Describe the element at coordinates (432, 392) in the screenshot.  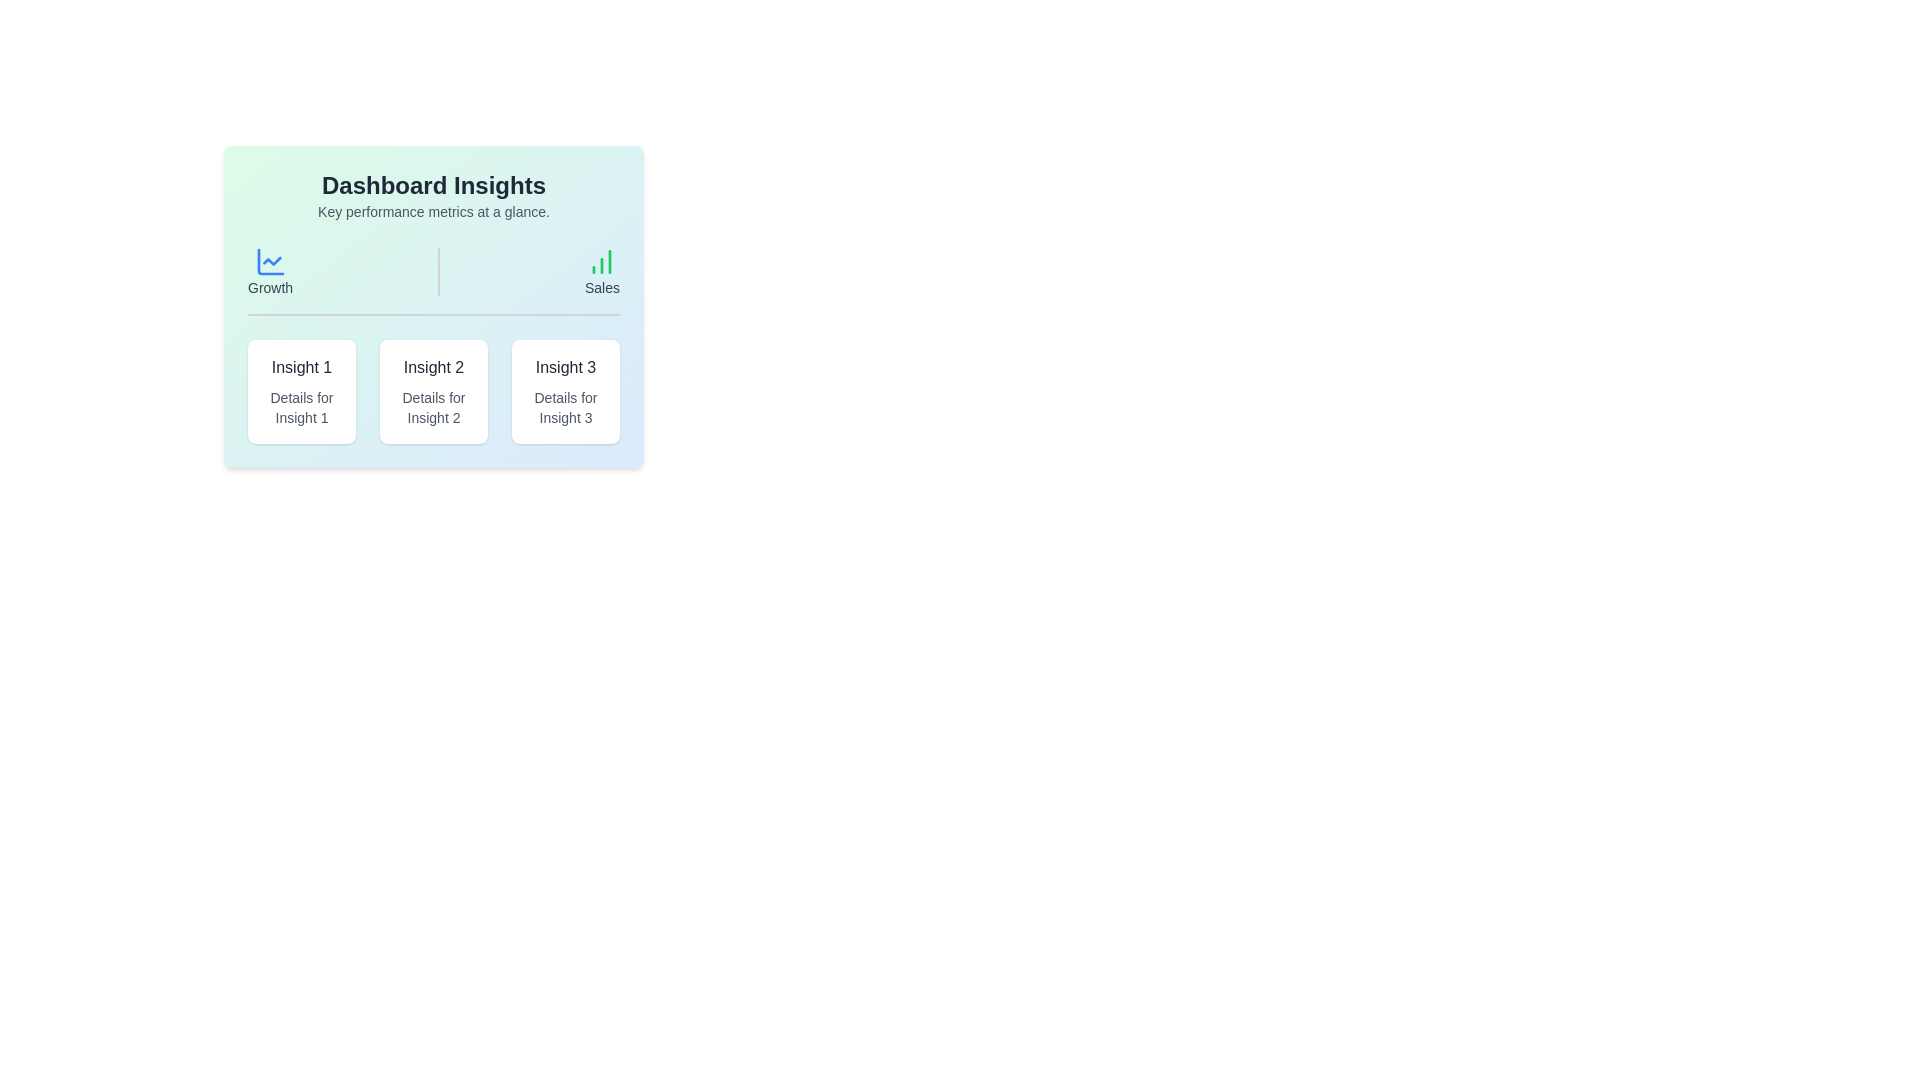
I see `the grid layout containing individual content cards, which is centrally located beneath the 'Dashboard Insights' heading and above the 'Growth' and 'Sales' sections` at that location.